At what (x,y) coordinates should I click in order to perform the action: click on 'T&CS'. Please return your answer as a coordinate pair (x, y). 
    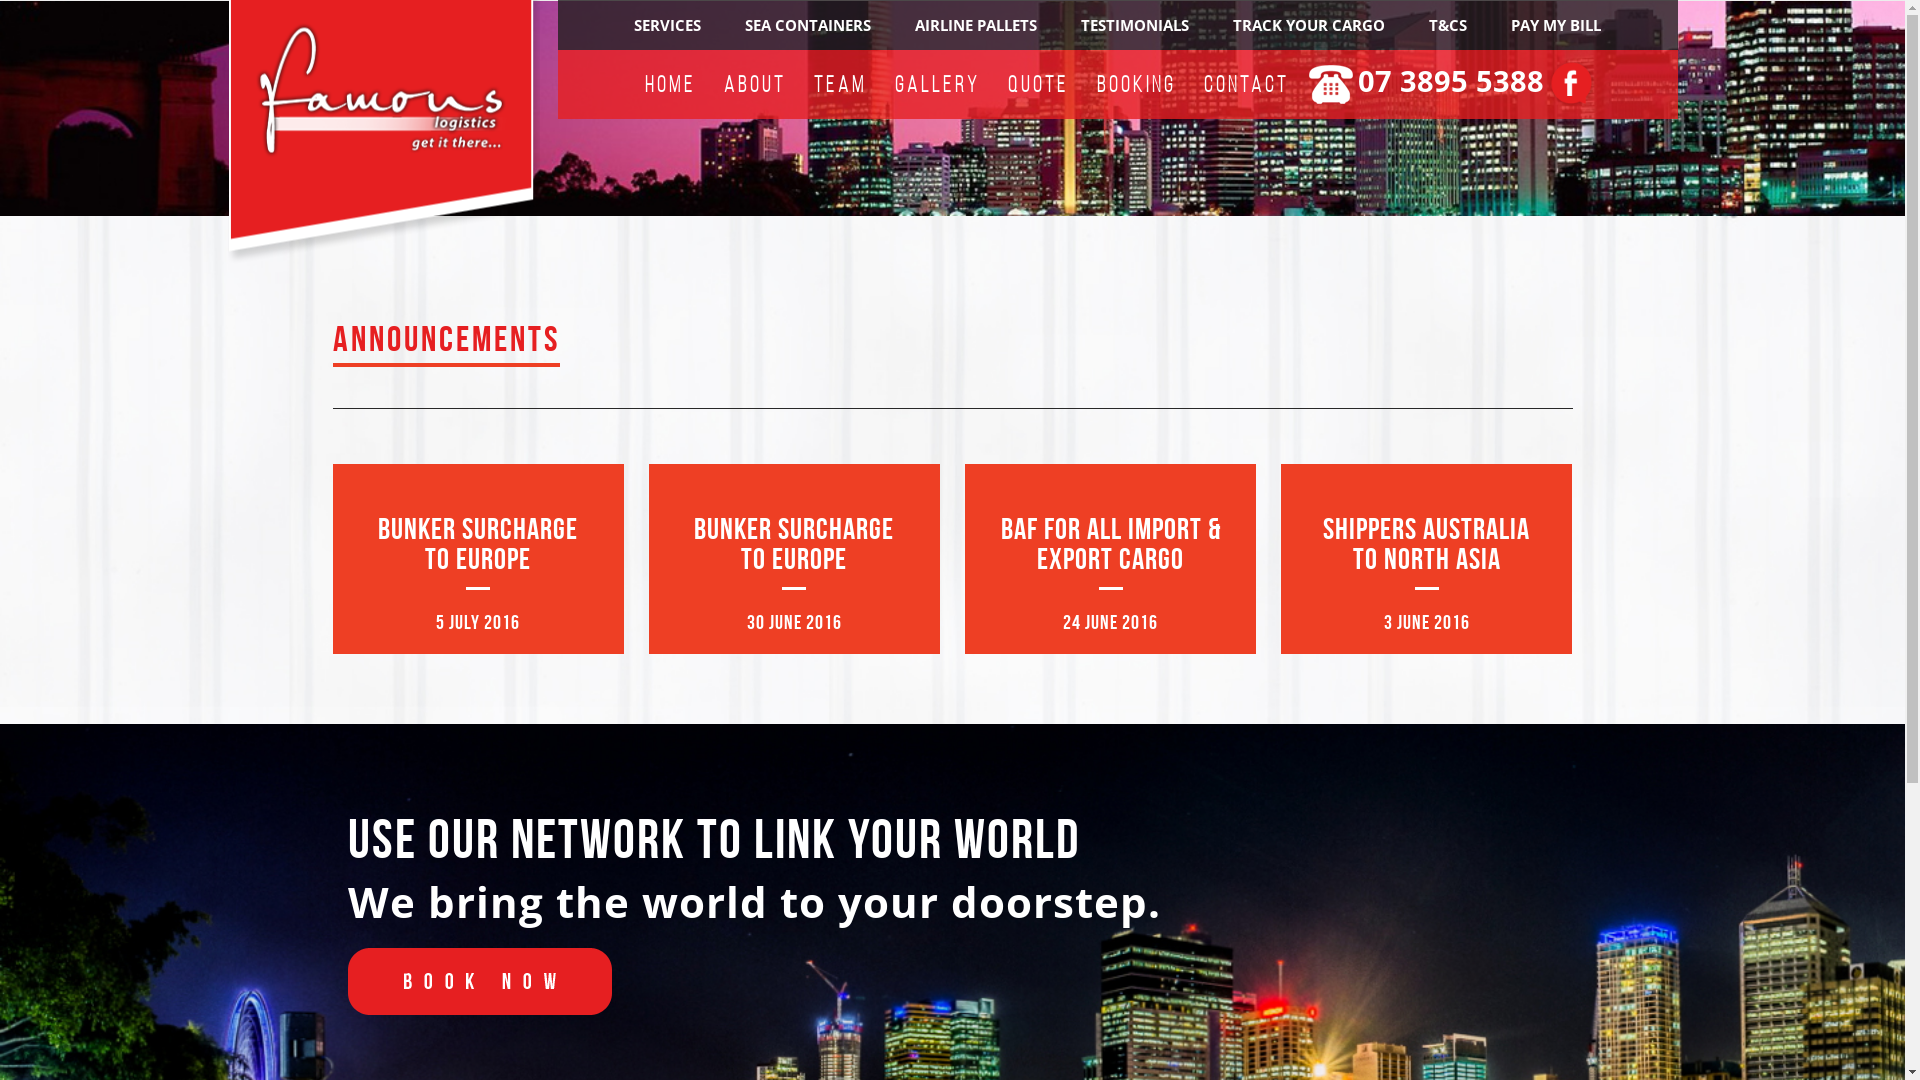
    Looking at the image, I should click on (1448, 24).